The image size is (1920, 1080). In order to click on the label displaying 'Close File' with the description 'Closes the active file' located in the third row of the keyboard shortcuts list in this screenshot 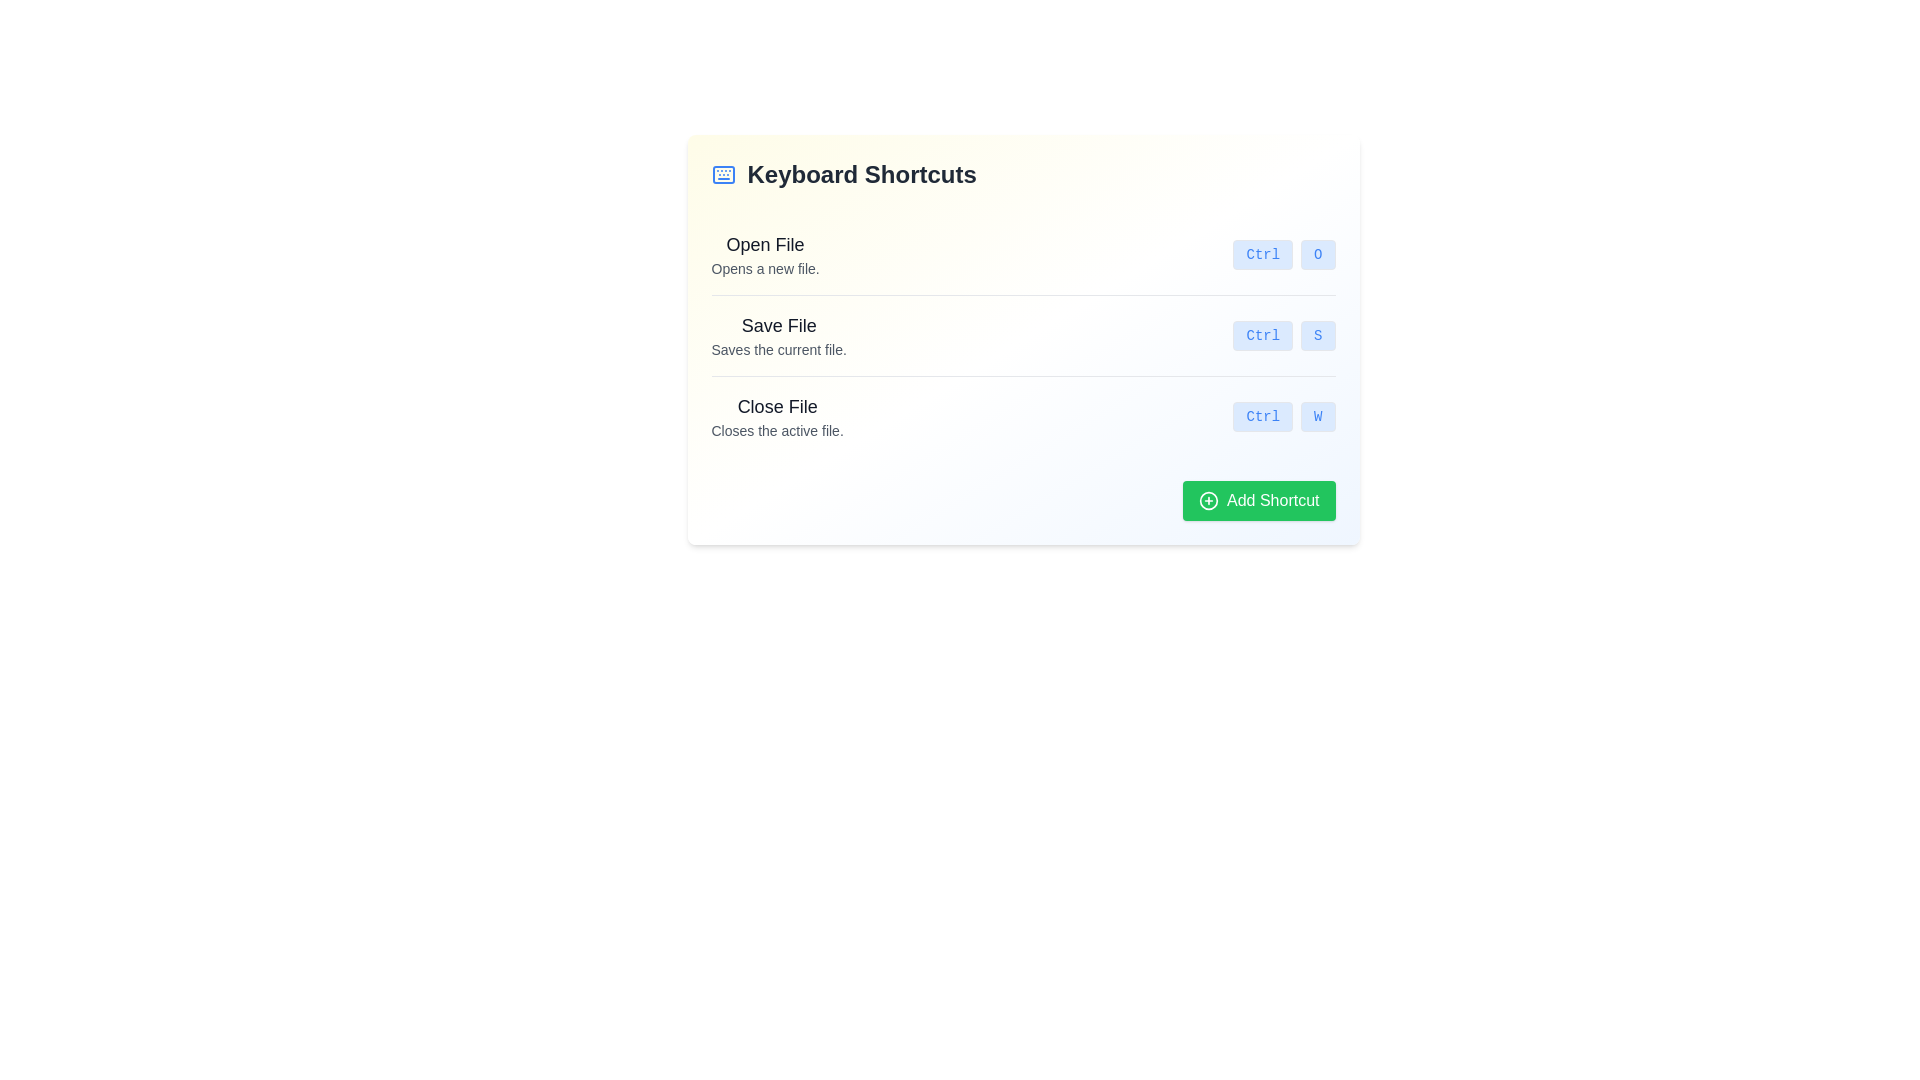, I will do `click(776, 415)`.